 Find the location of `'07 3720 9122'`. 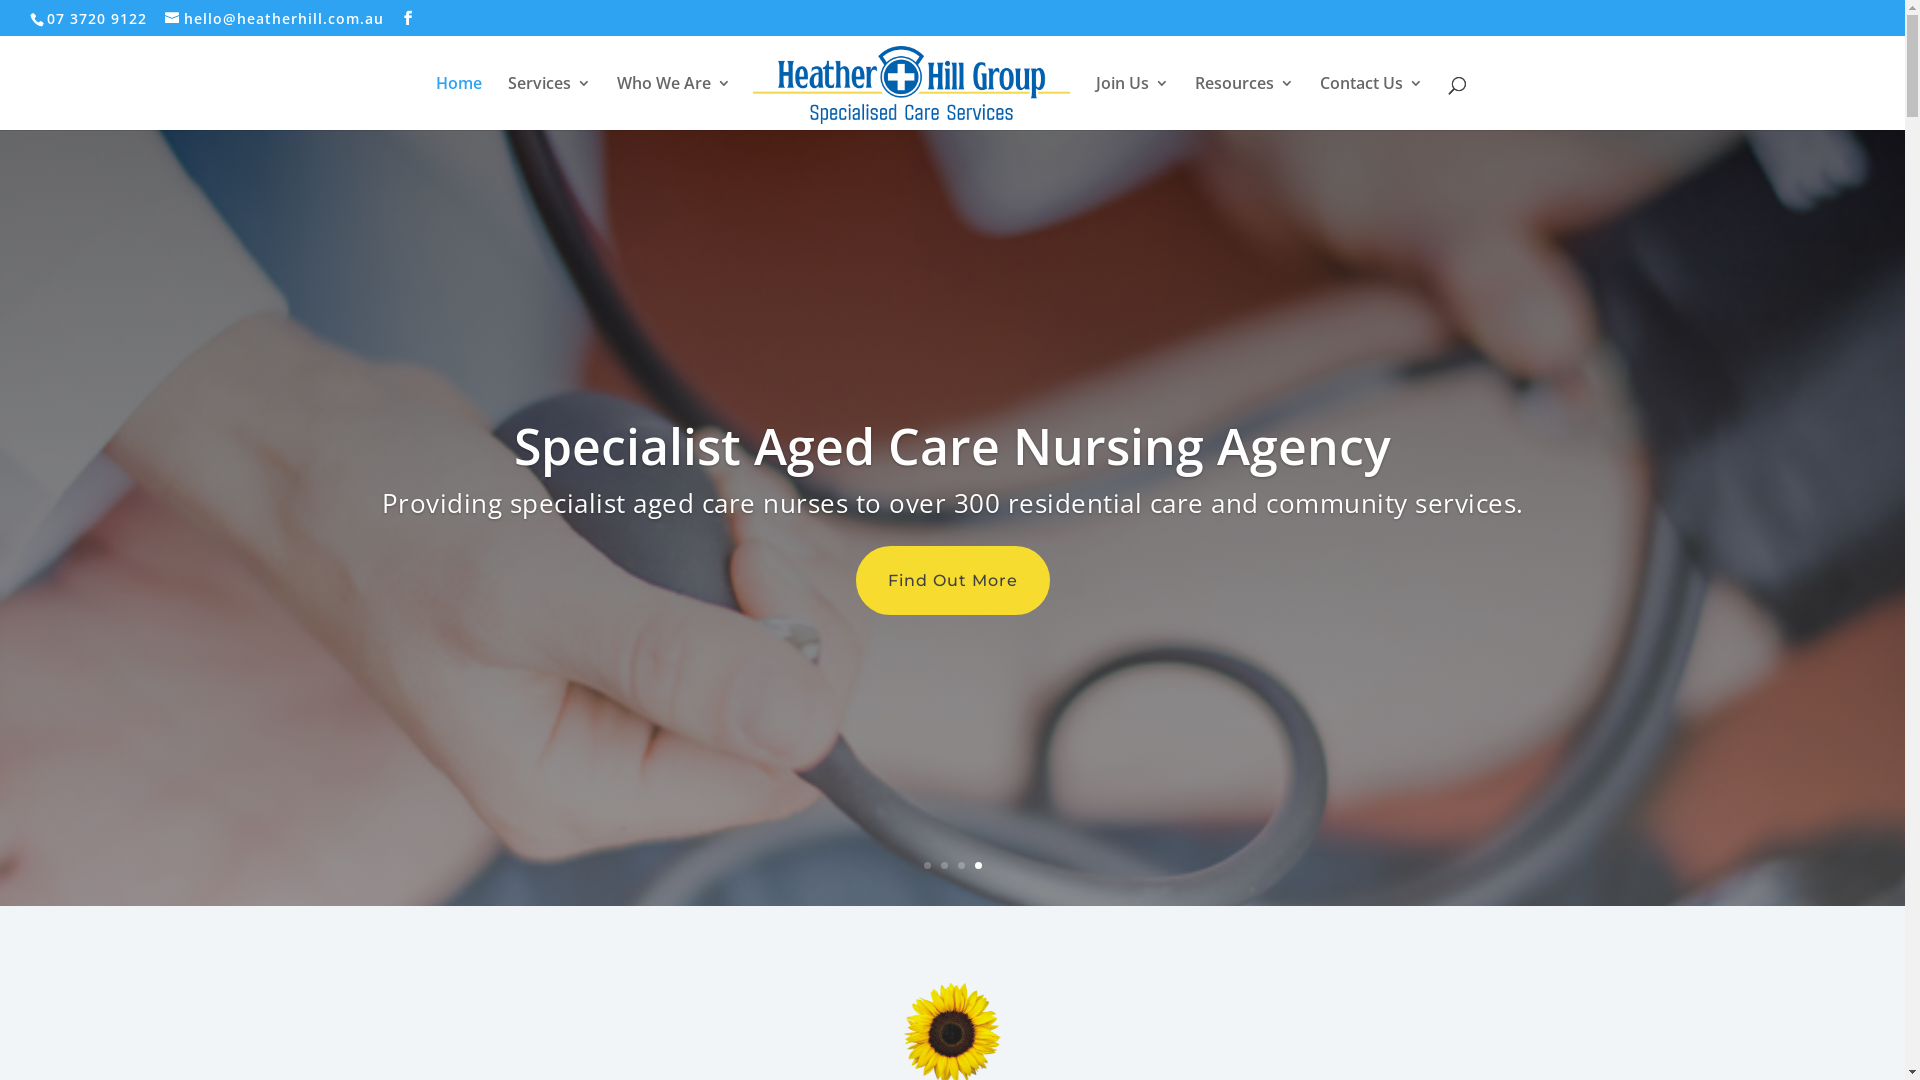

'07 3720 9122' is located at coordinates (98, 17).